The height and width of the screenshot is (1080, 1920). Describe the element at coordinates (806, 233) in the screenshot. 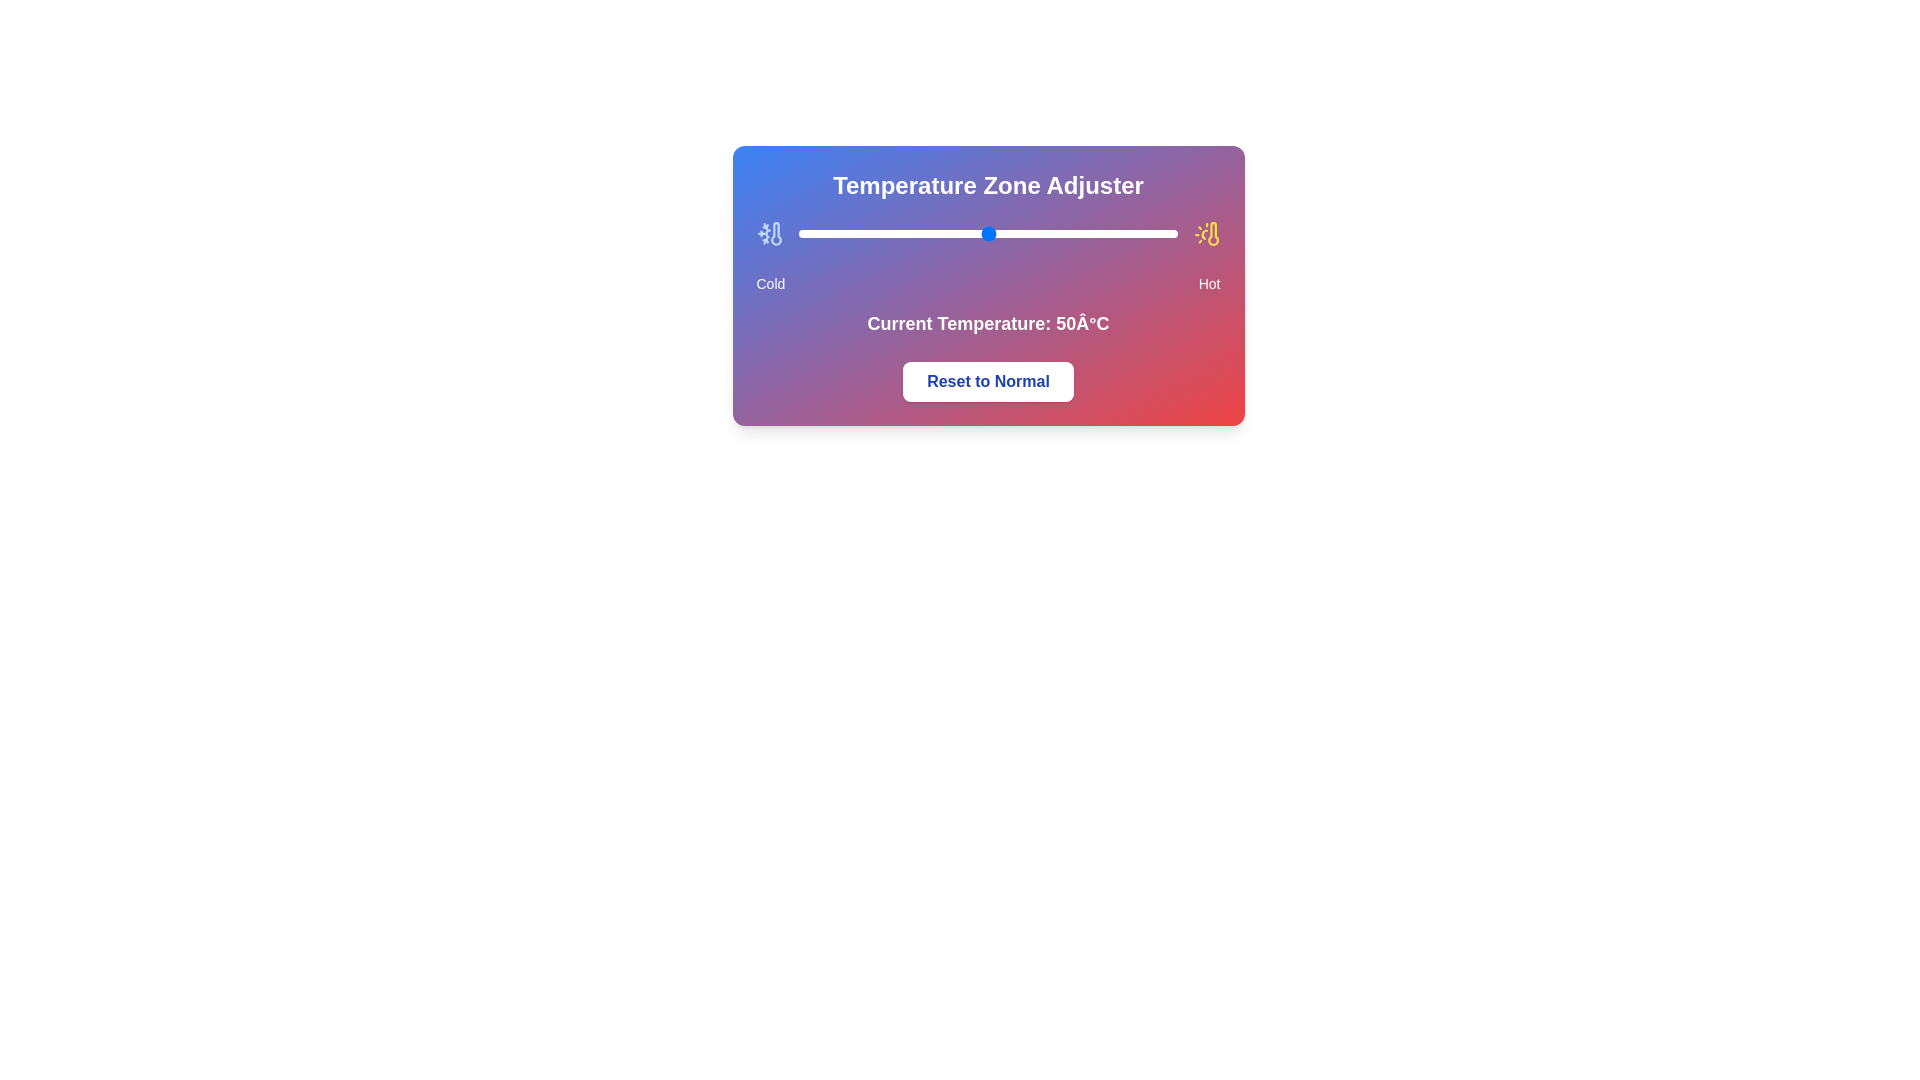

I see `the temperature to 2°C by moving the slider` at that location.